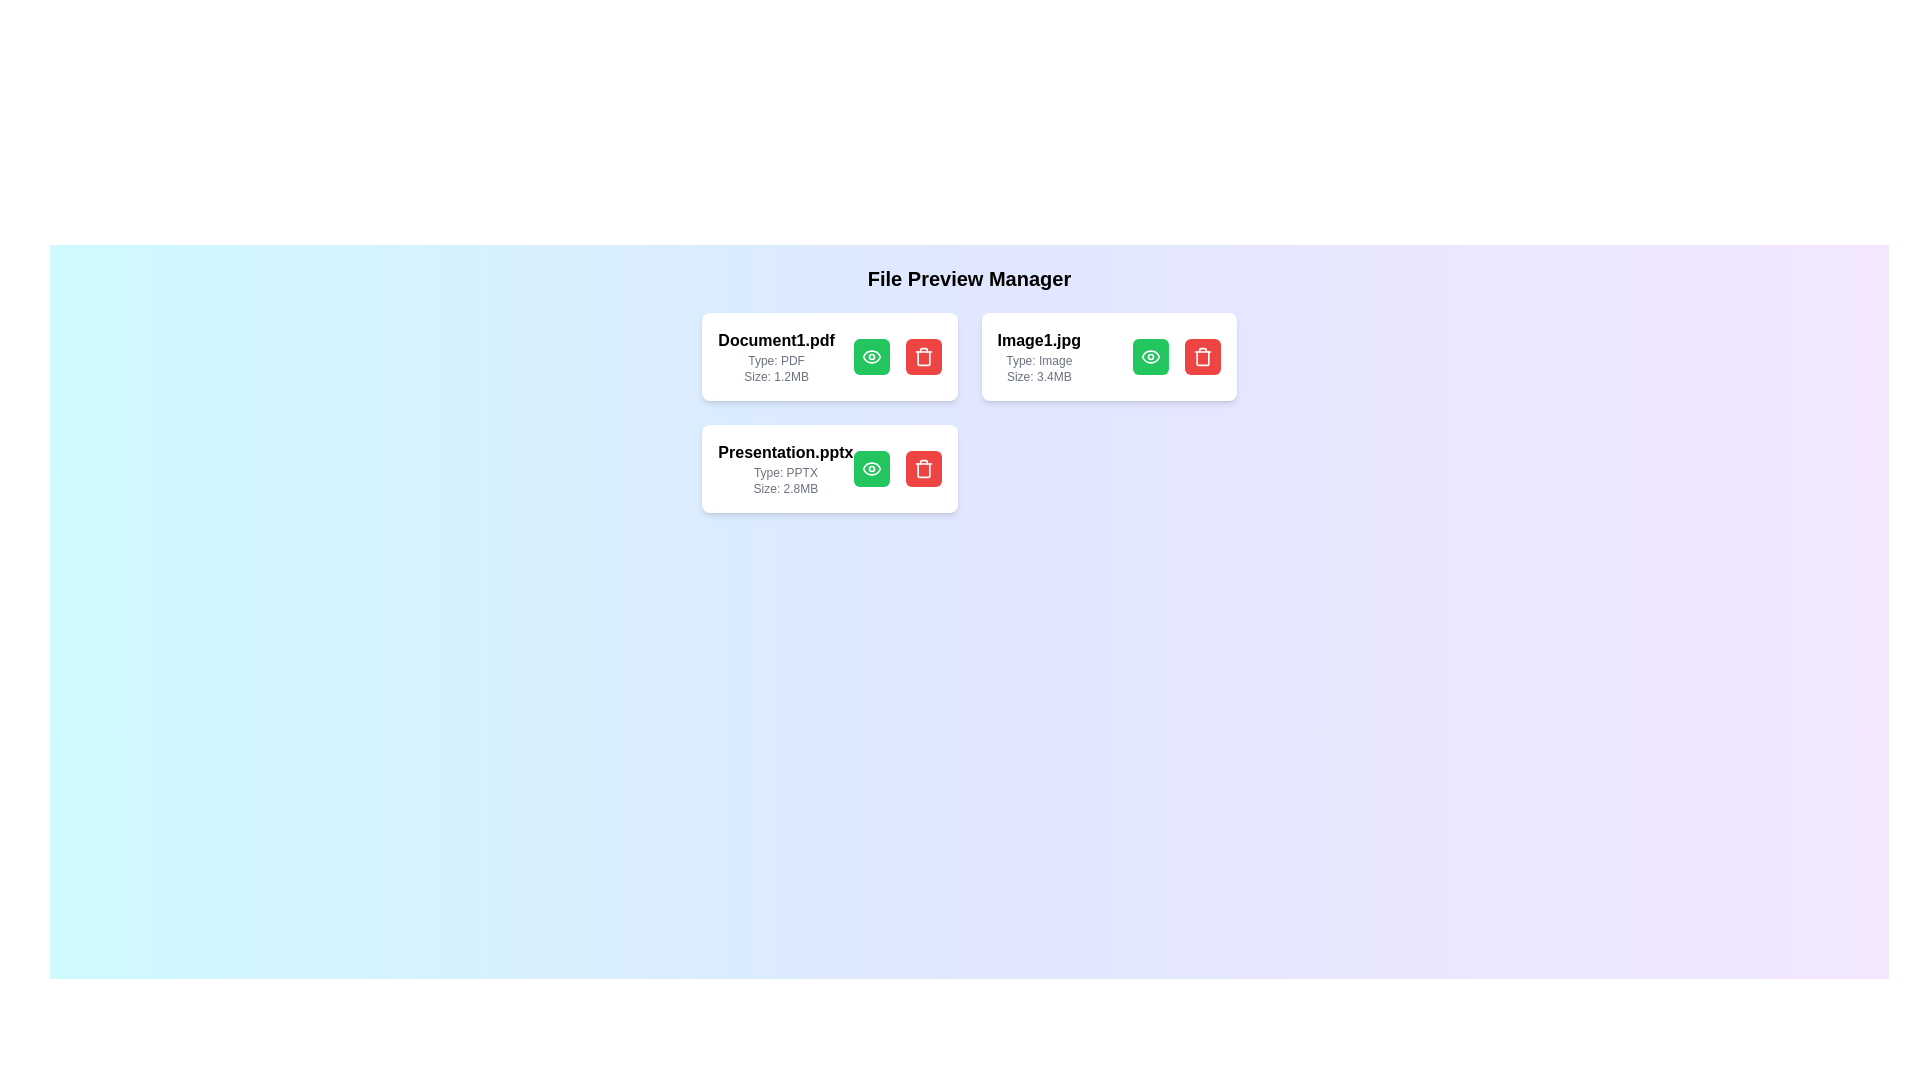  What do you see at coordinates (871, 356) in the screenshot?
I see `the eye icon button in the top-left quadrant of the item card for 'Document1.pdf'` at bounding box center [871, 356].